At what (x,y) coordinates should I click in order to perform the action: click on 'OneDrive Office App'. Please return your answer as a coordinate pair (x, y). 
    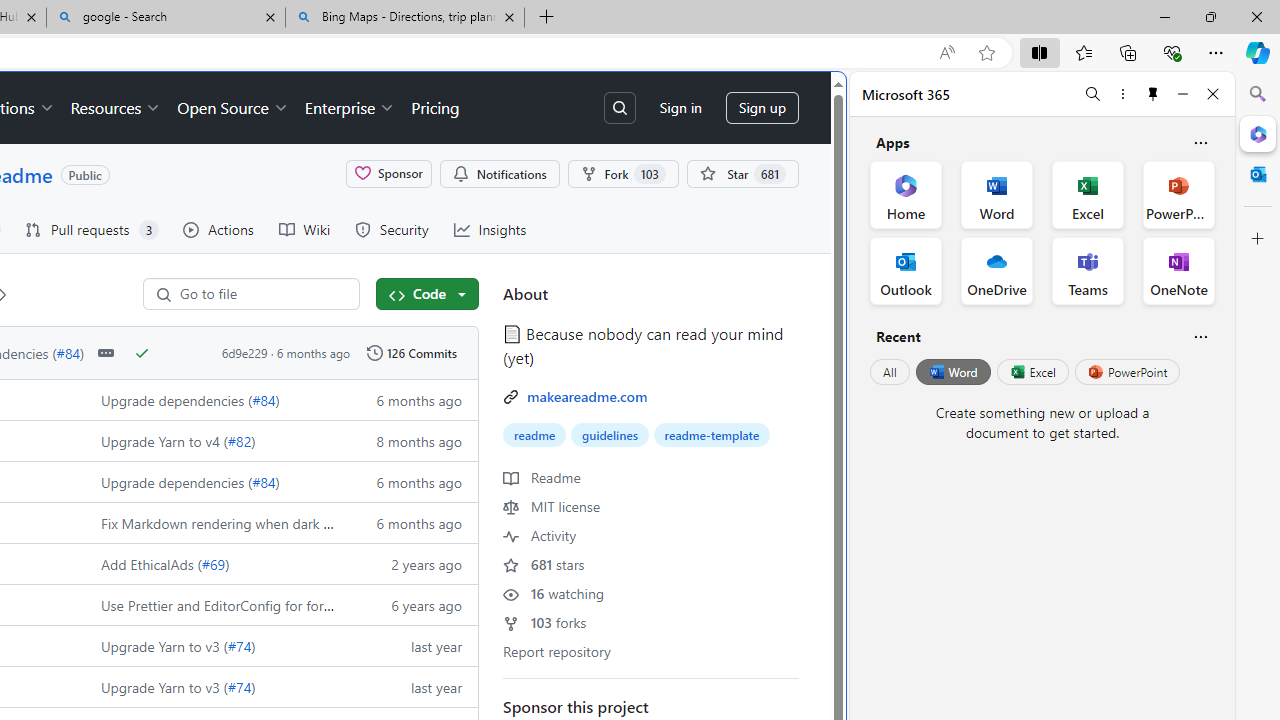
    Looking at the image, I should click on (997, 271).